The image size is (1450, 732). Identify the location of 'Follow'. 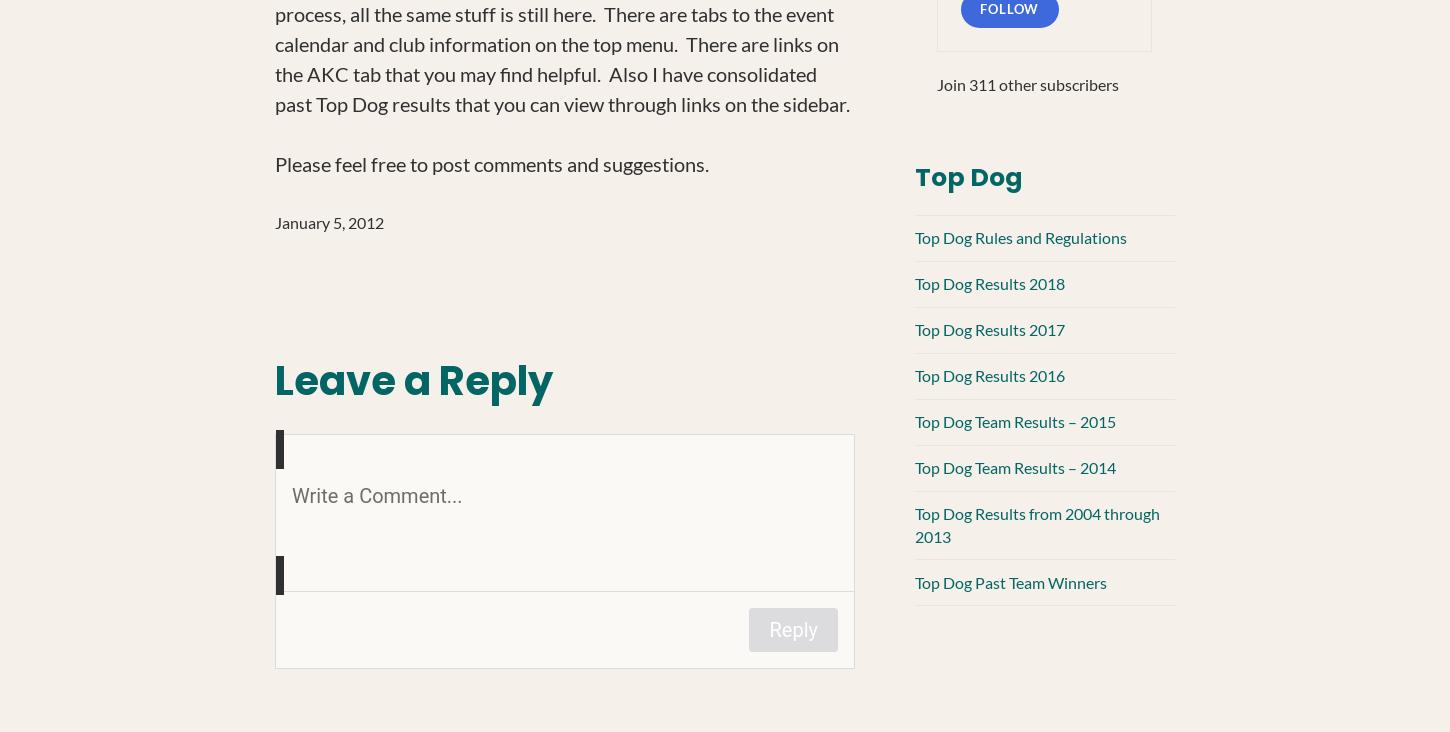
(1009, 6).